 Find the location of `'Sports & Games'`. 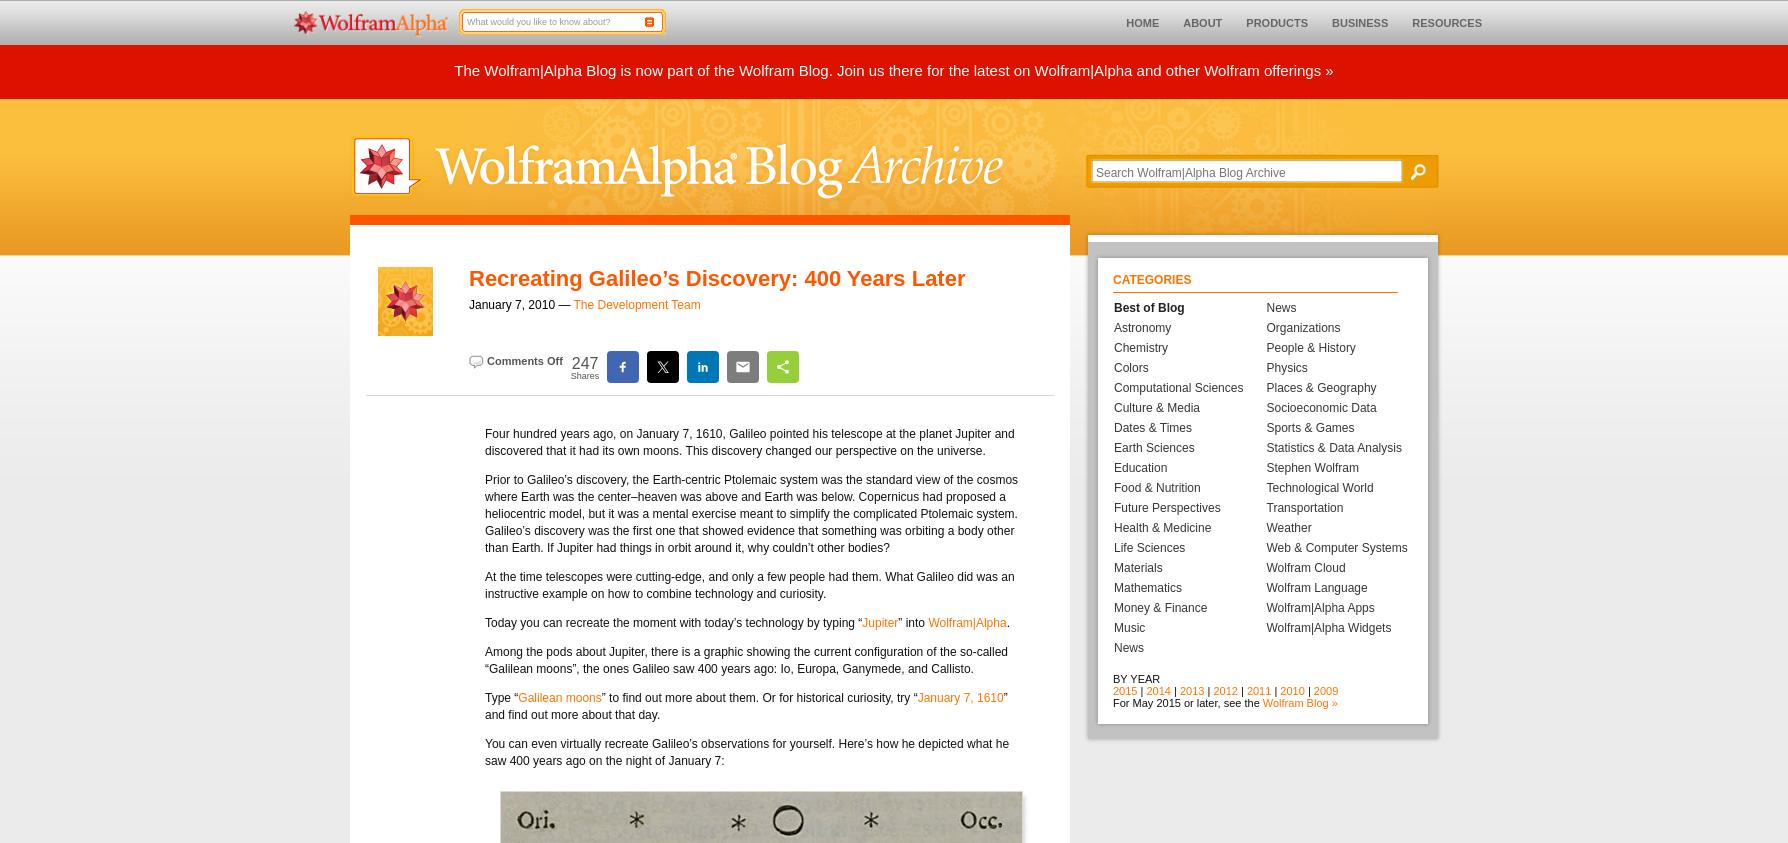

'Sports & Games' is located at coordinates (1265, 427).